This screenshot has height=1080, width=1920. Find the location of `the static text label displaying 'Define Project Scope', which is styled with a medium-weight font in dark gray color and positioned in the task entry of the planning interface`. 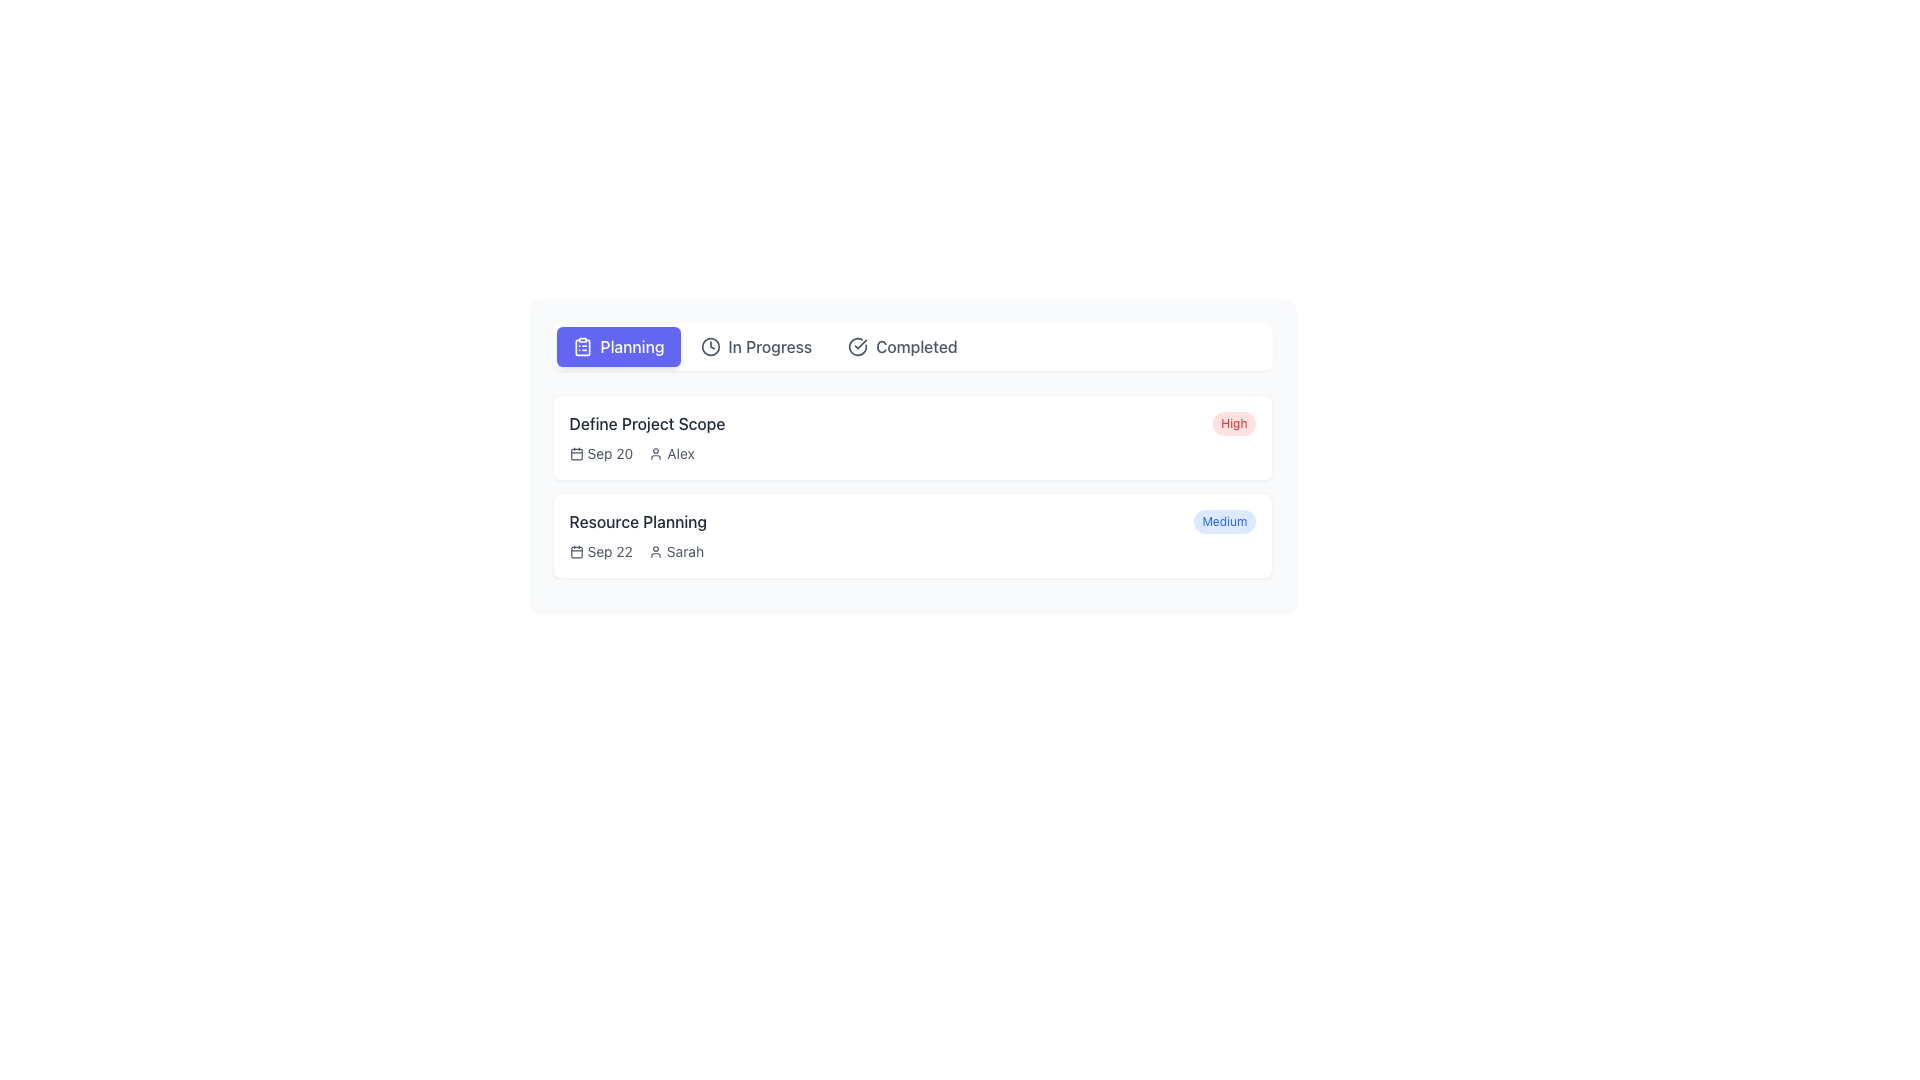

the static text label displaying 'Define Project Scope', which is styled with a medium-weight font in dark gray color and positioned in the task entry of the planning interface is located at coordinates (647, 423).